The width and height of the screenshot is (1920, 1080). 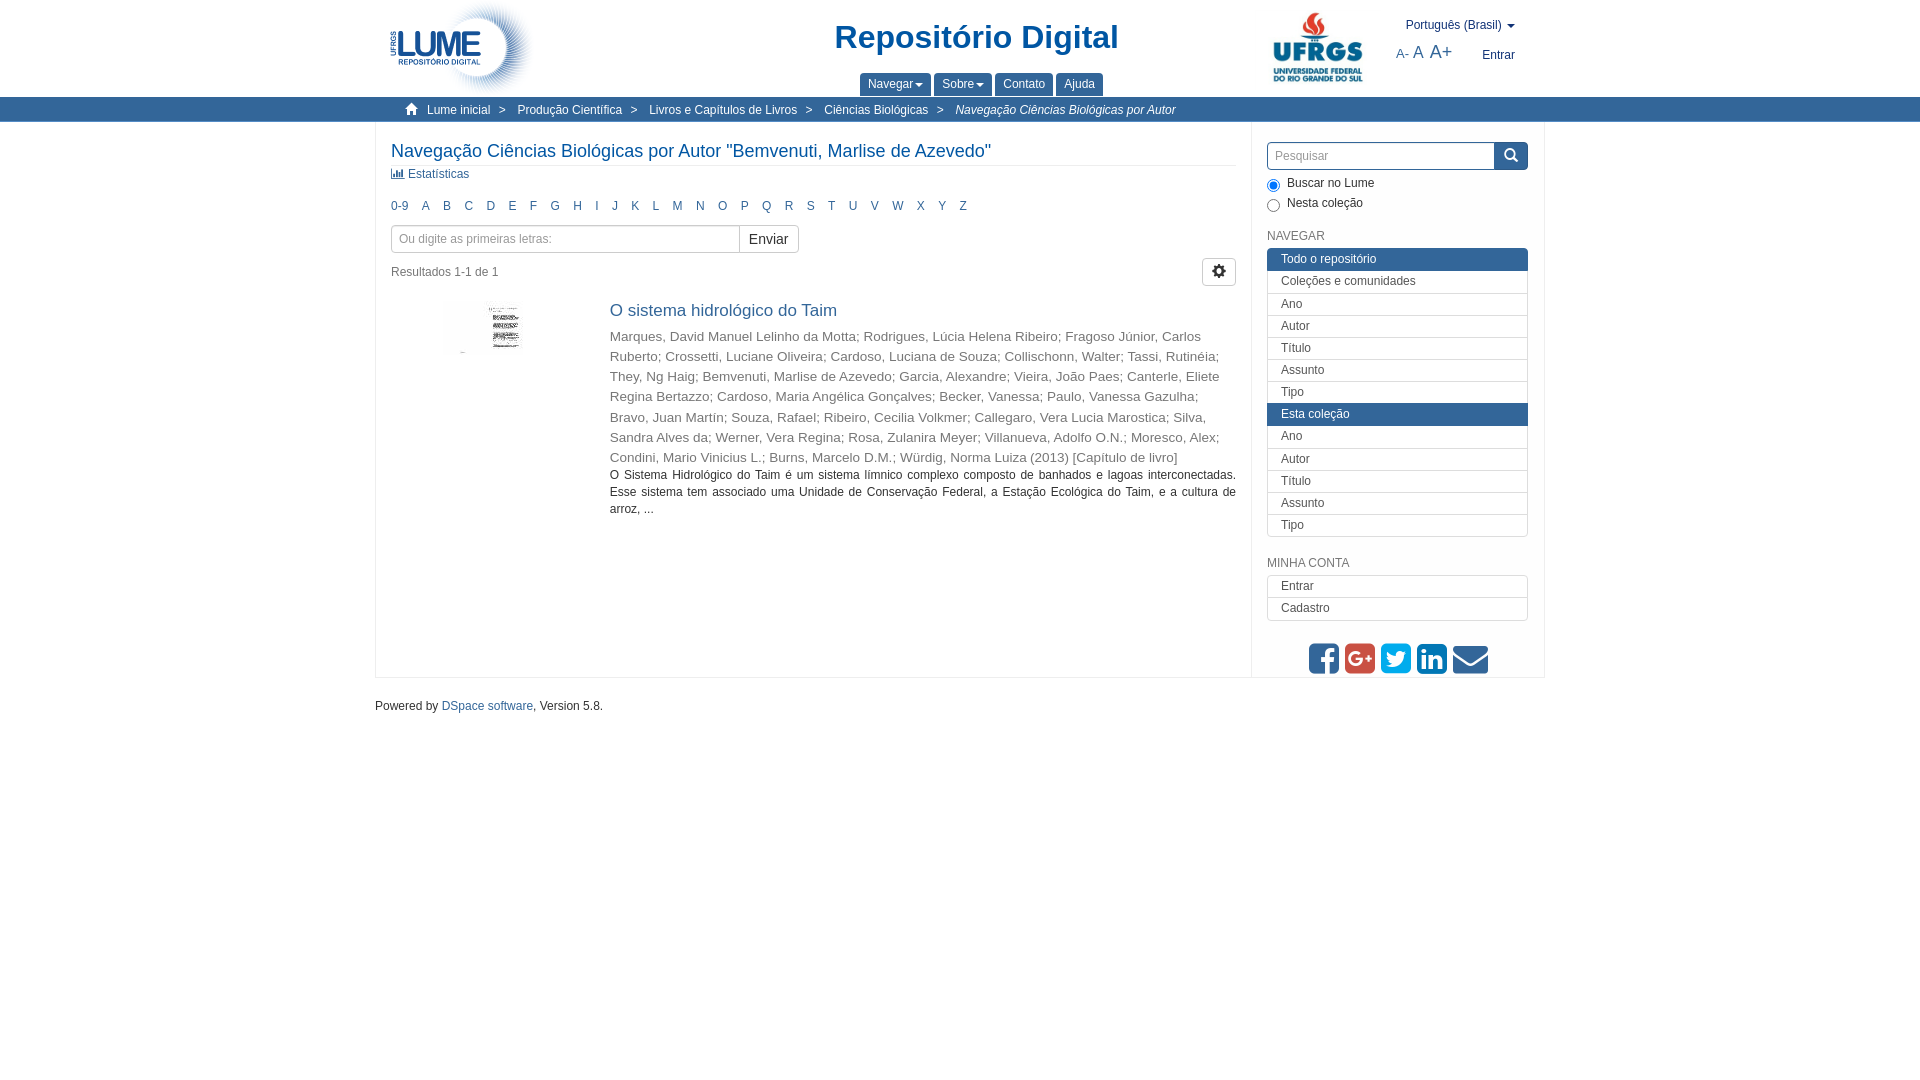 What do you see at coordinates (1401, 52) in the screenshot?
I see `'A-'` at bounding box center [1401, 52].